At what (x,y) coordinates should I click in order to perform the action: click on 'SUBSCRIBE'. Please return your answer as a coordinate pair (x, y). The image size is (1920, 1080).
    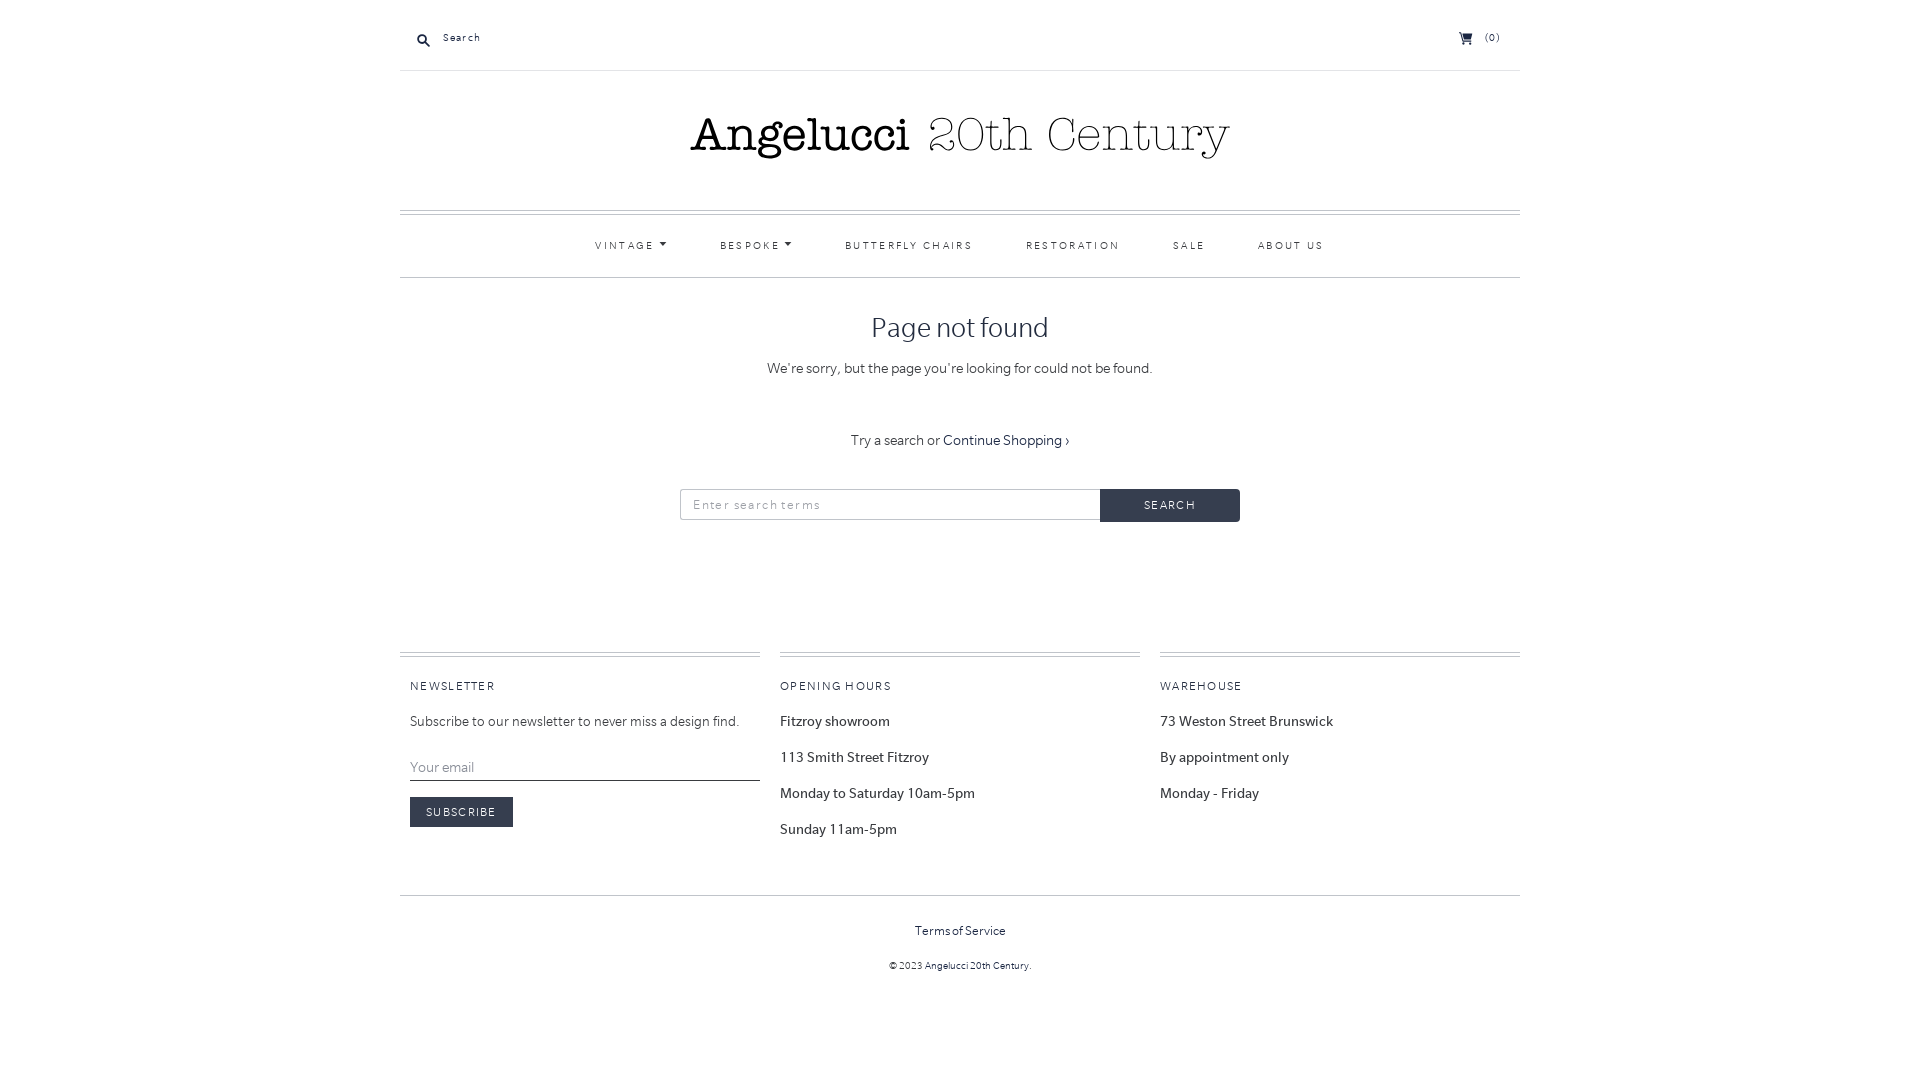
    Looking at the image, I should click on (460, 812).